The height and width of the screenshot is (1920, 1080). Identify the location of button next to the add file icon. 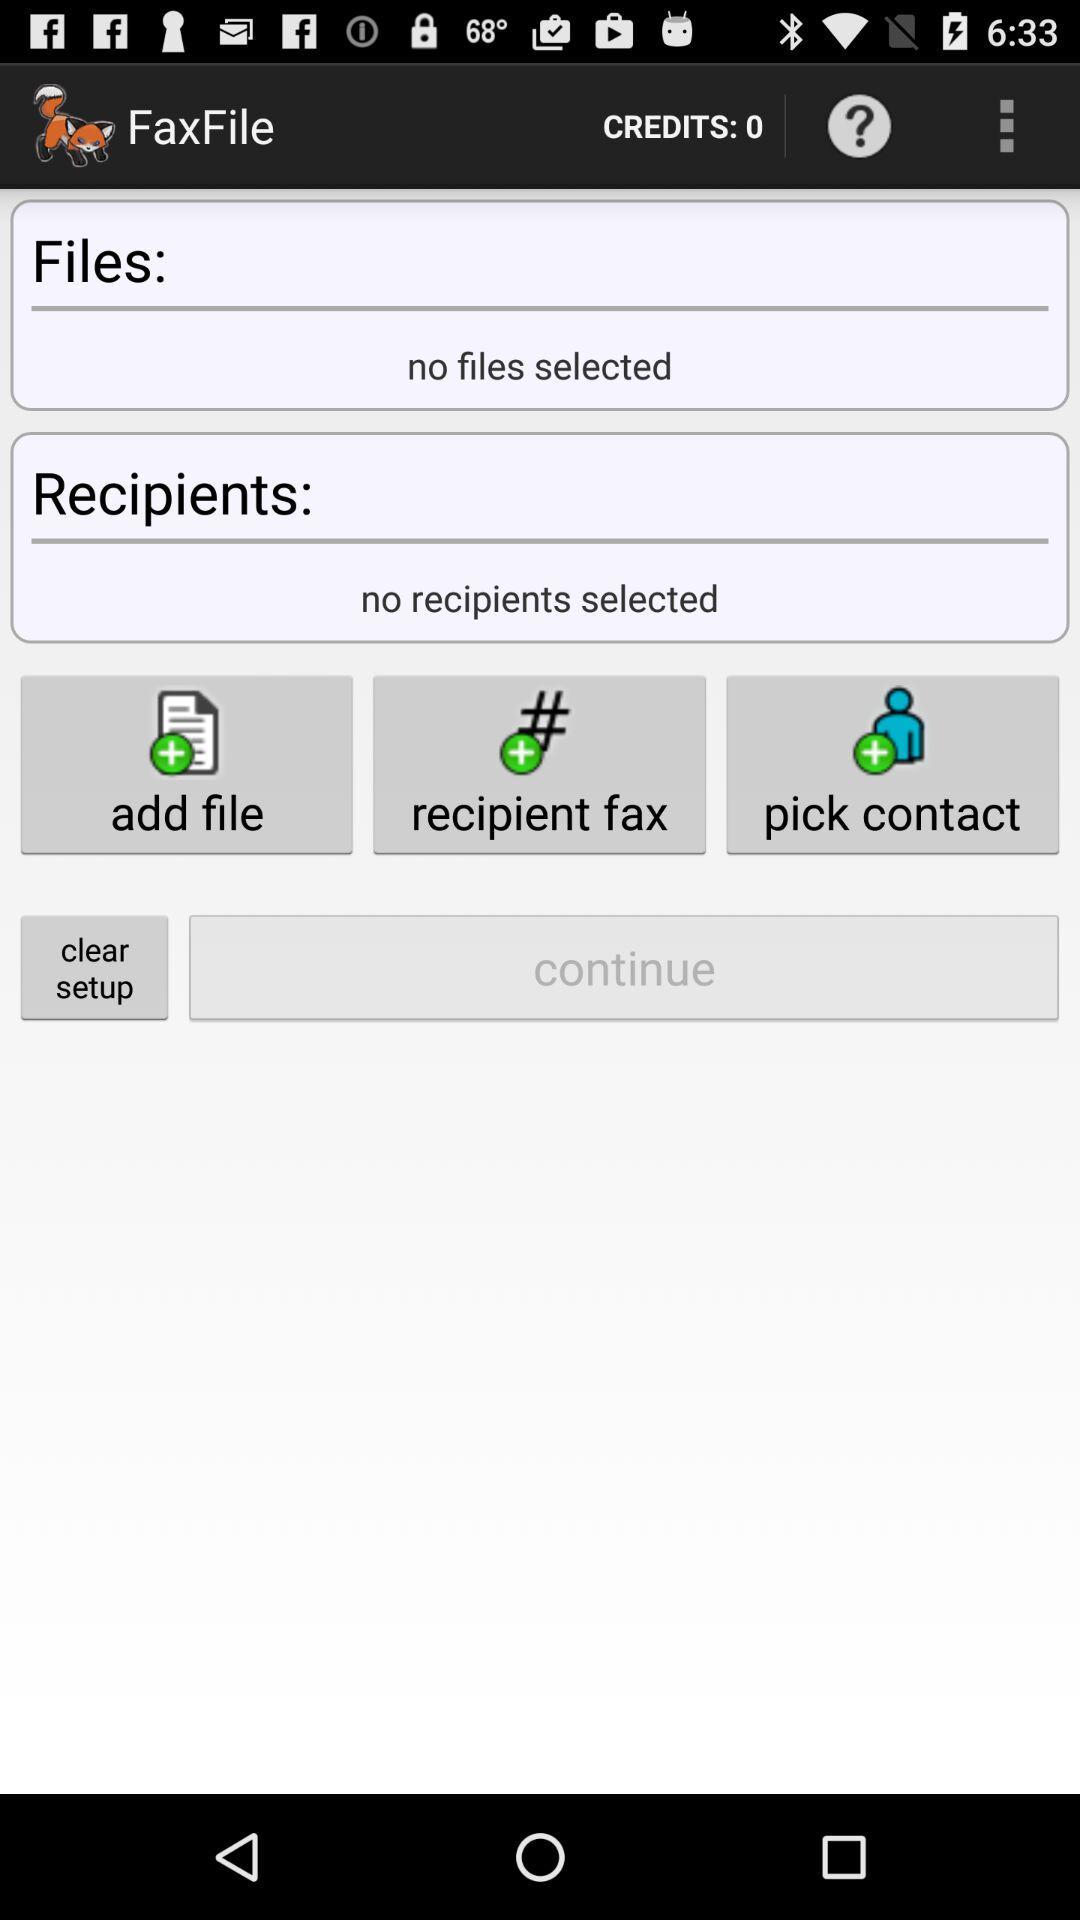
(538, 763).